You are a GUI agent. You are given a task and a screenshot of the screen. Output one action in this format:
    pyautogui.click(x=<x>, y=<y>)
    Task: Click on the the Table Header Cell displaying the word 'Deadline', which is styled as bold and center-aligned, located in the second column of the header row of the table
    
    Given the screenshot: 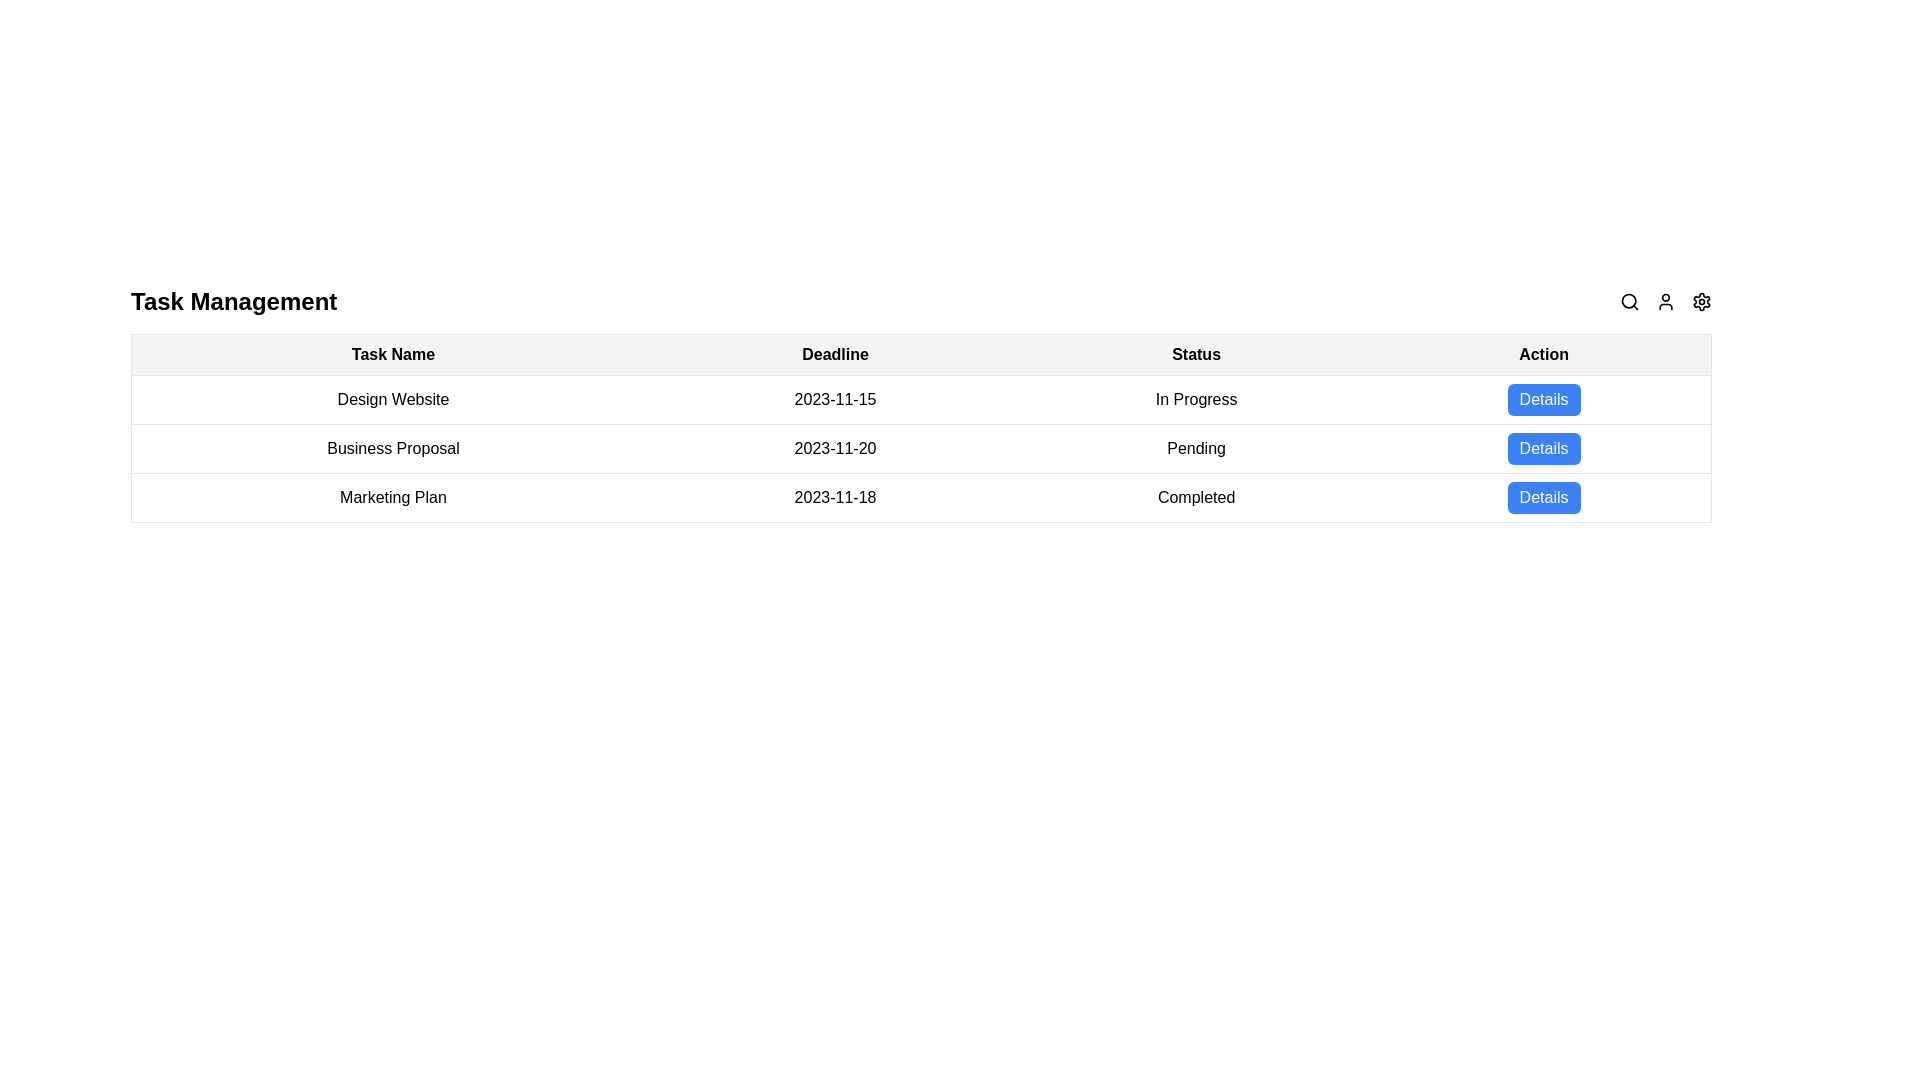 What is the action you would take?
    pyautogui.click(x=835, y=353)
    